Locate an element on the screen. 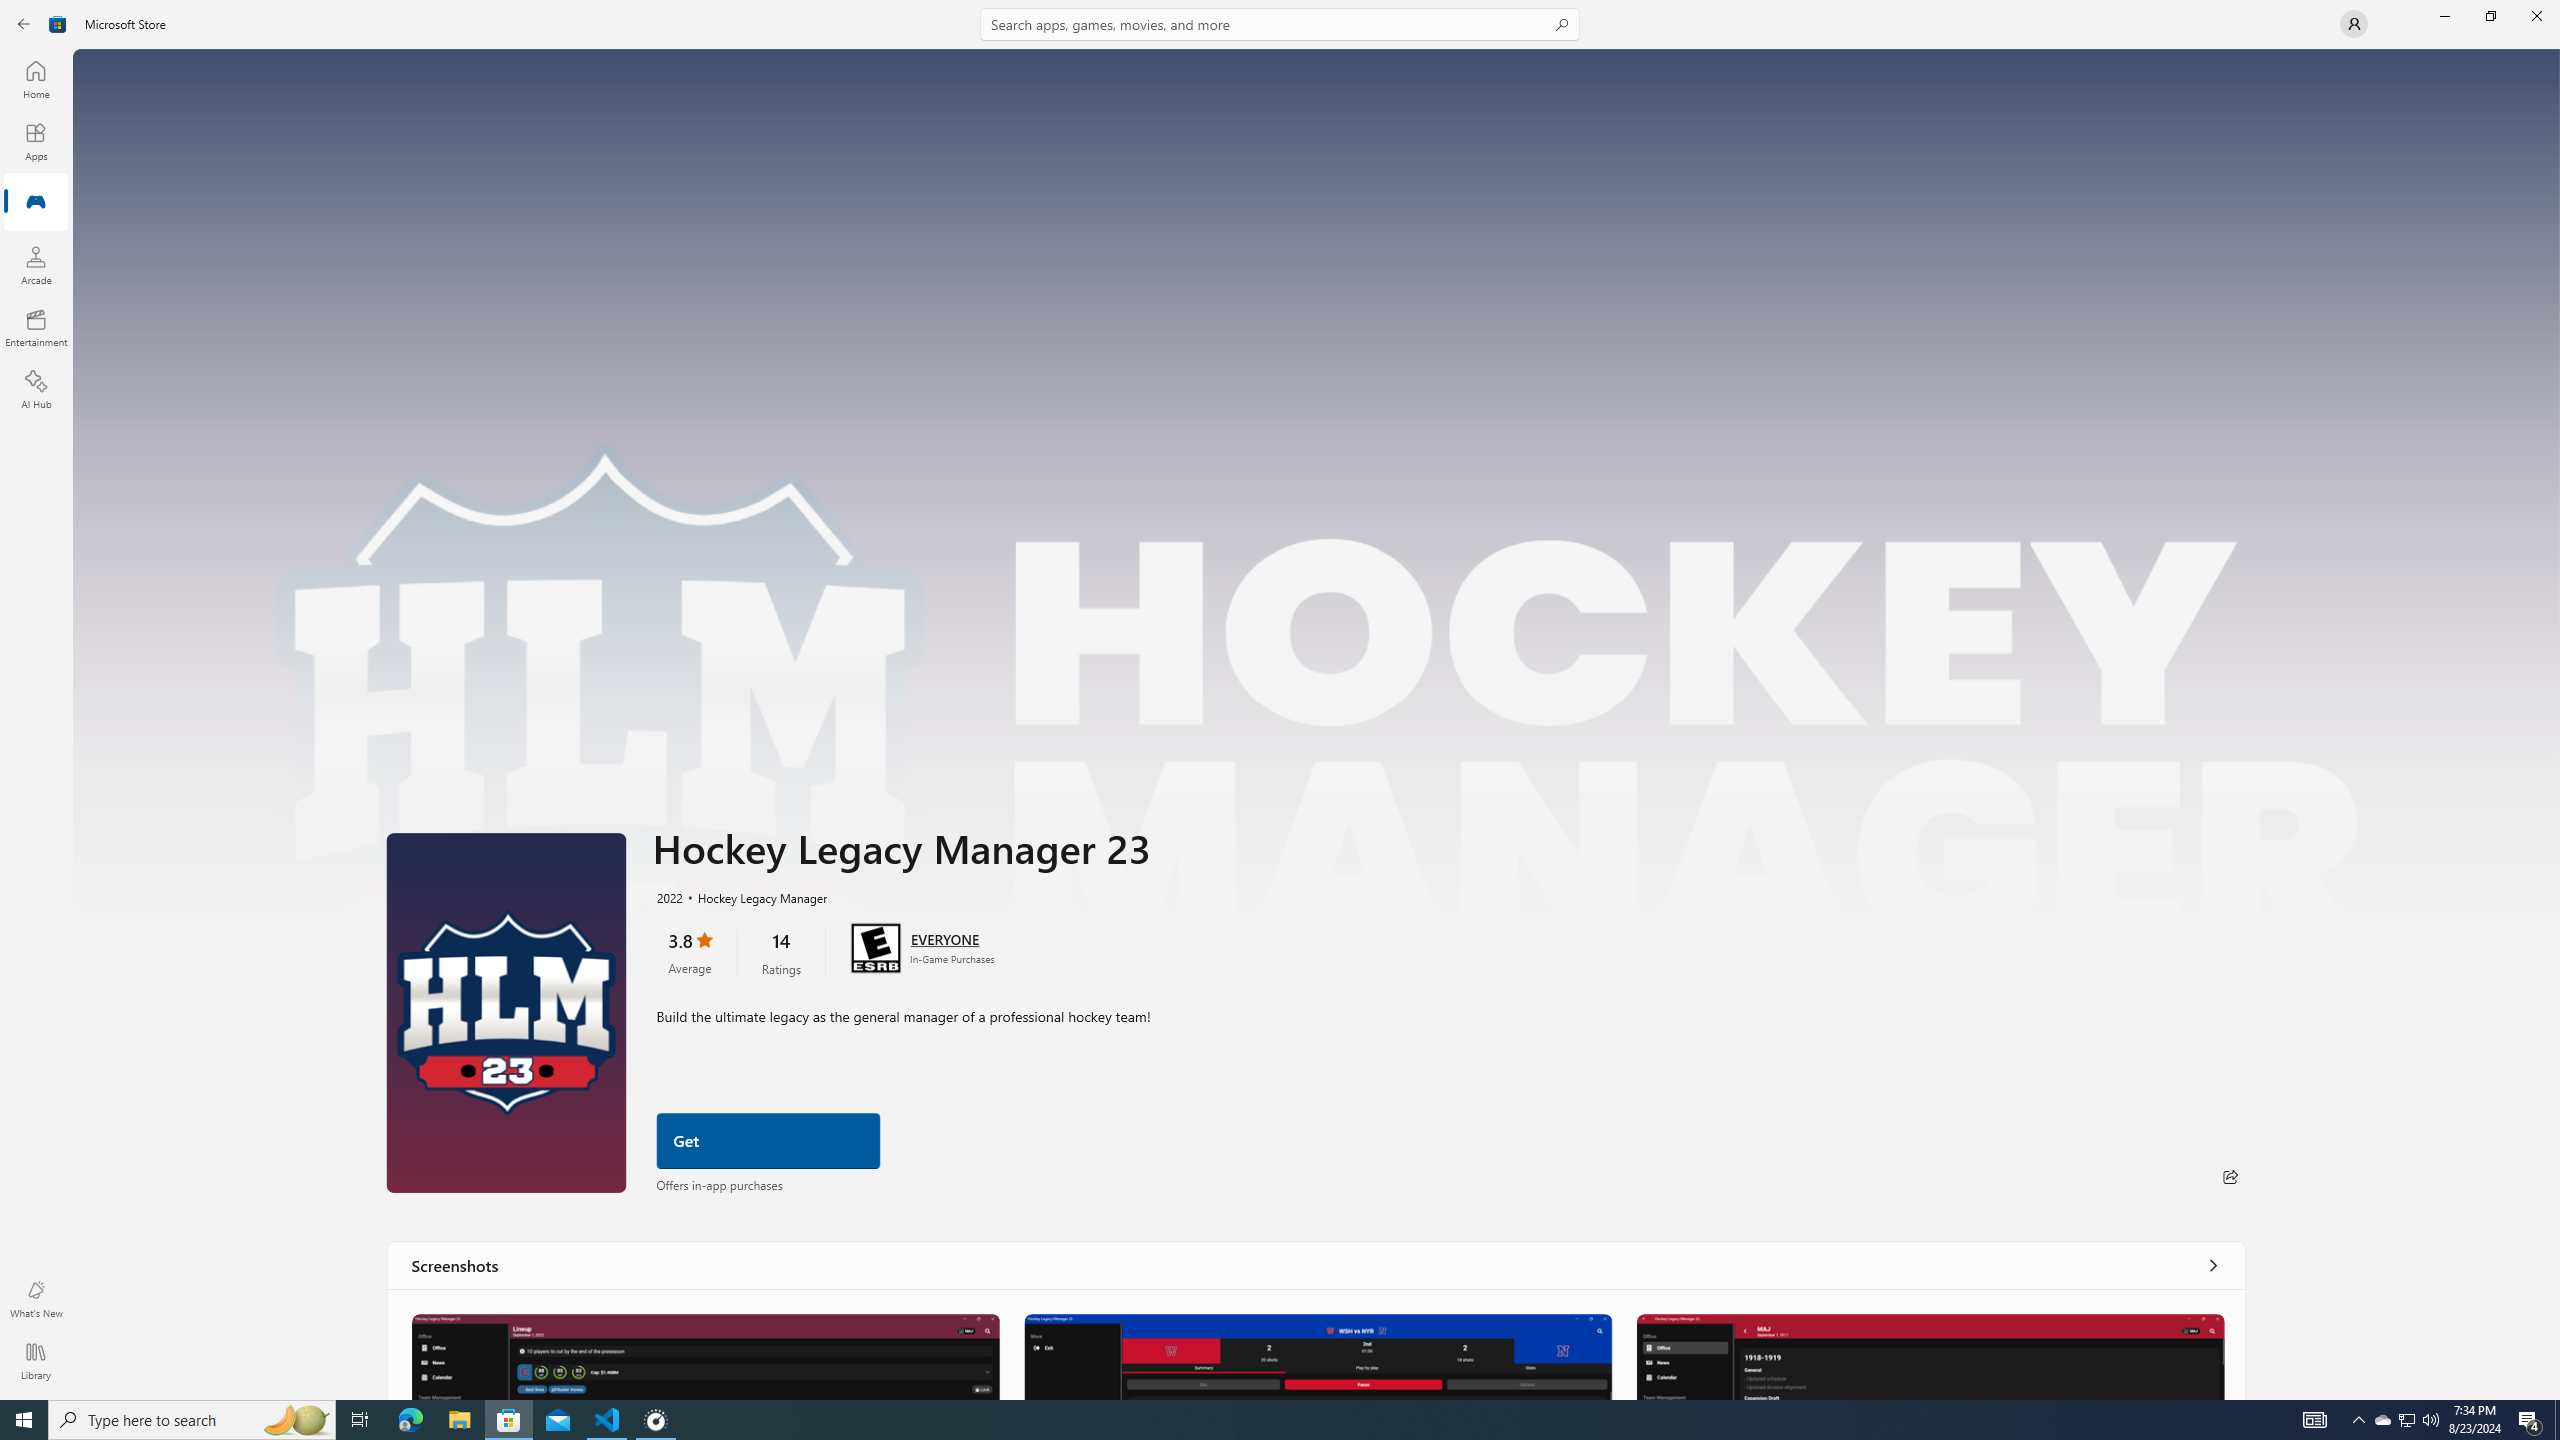  'Apps' is located at coordinates (34, 141).